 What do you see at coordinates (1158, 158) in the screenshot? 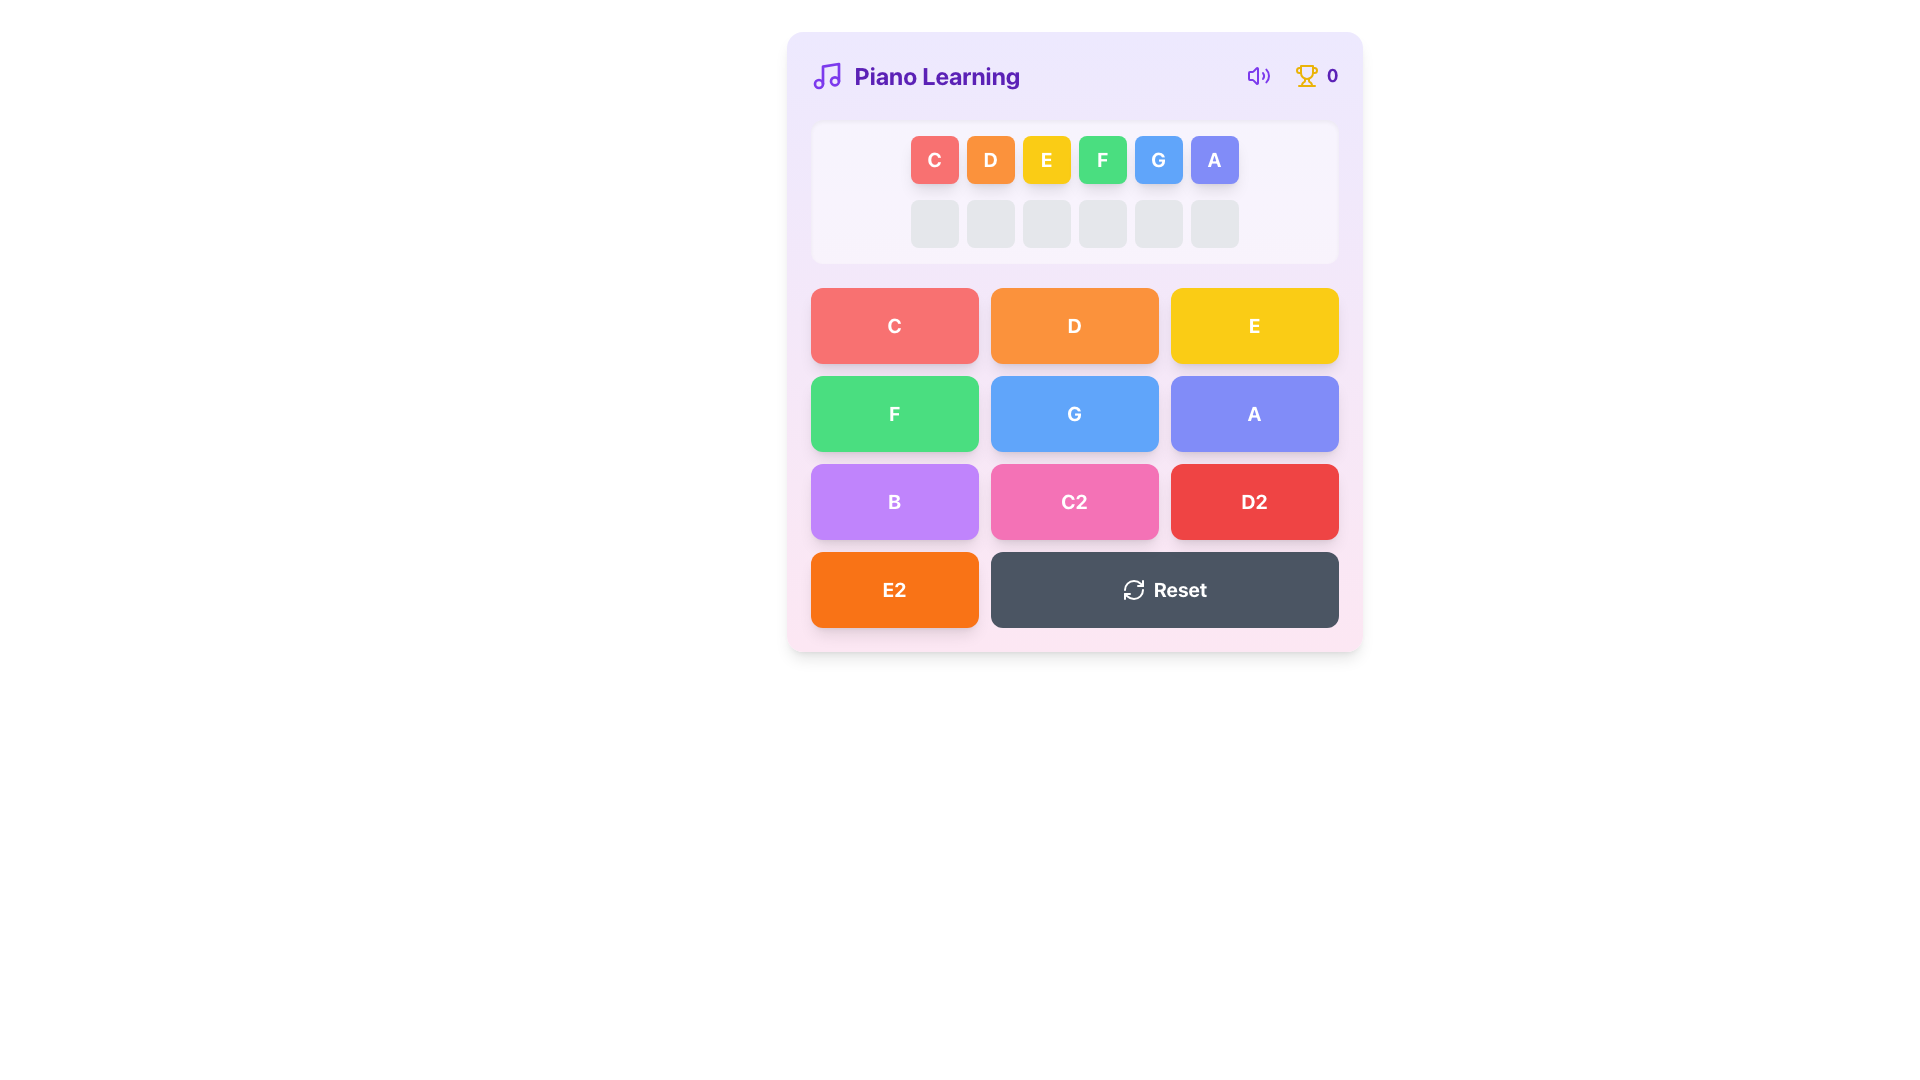
I see `the button representing the note 'G', which is located between the green button 'F' and the purple button 'A' at the top of the main area of the interface` at bounding box center [1158, 158].